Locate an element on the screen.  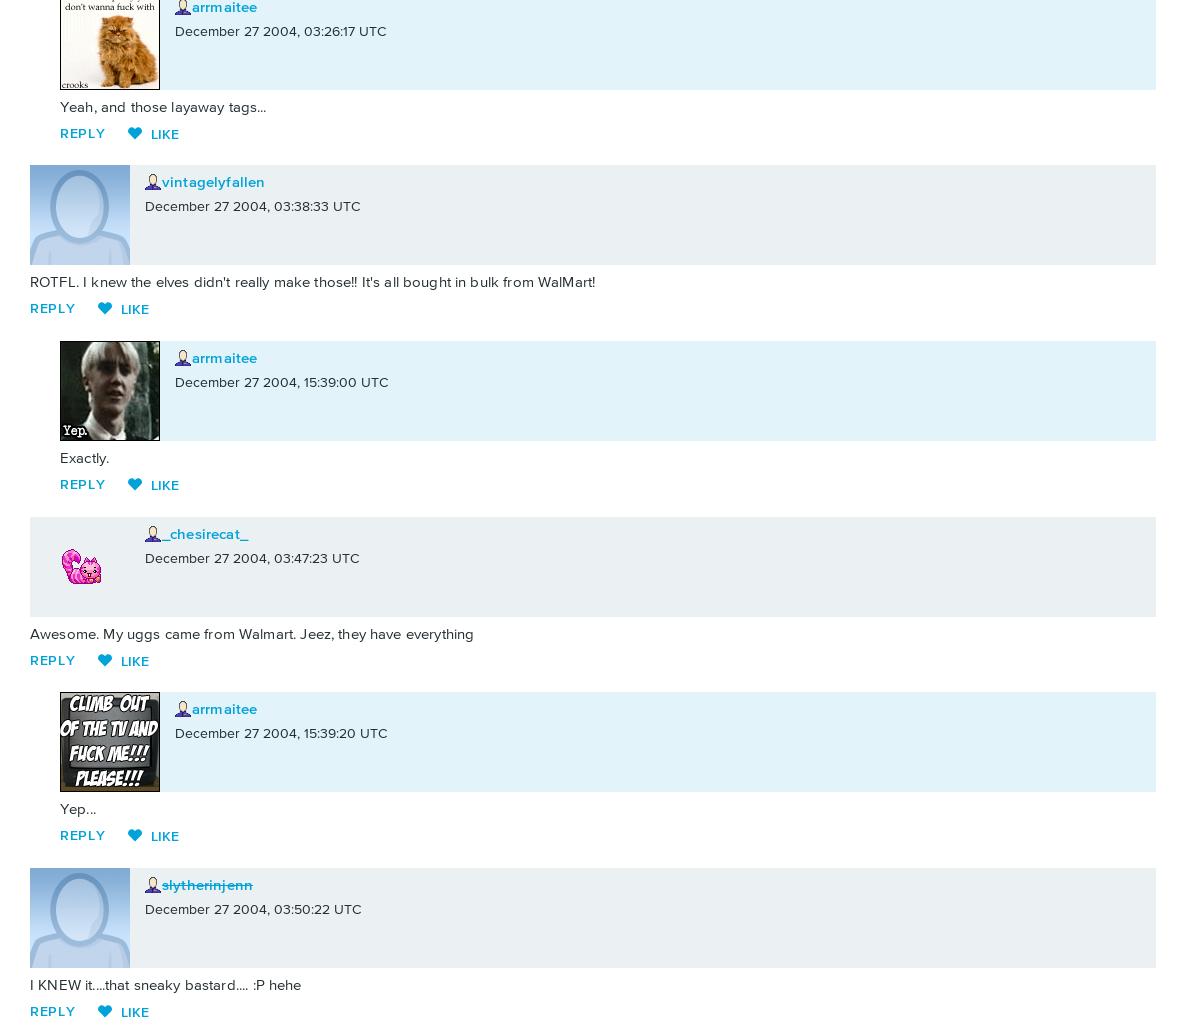
'vintagelyfallen' is located at coordinates (213, 182).